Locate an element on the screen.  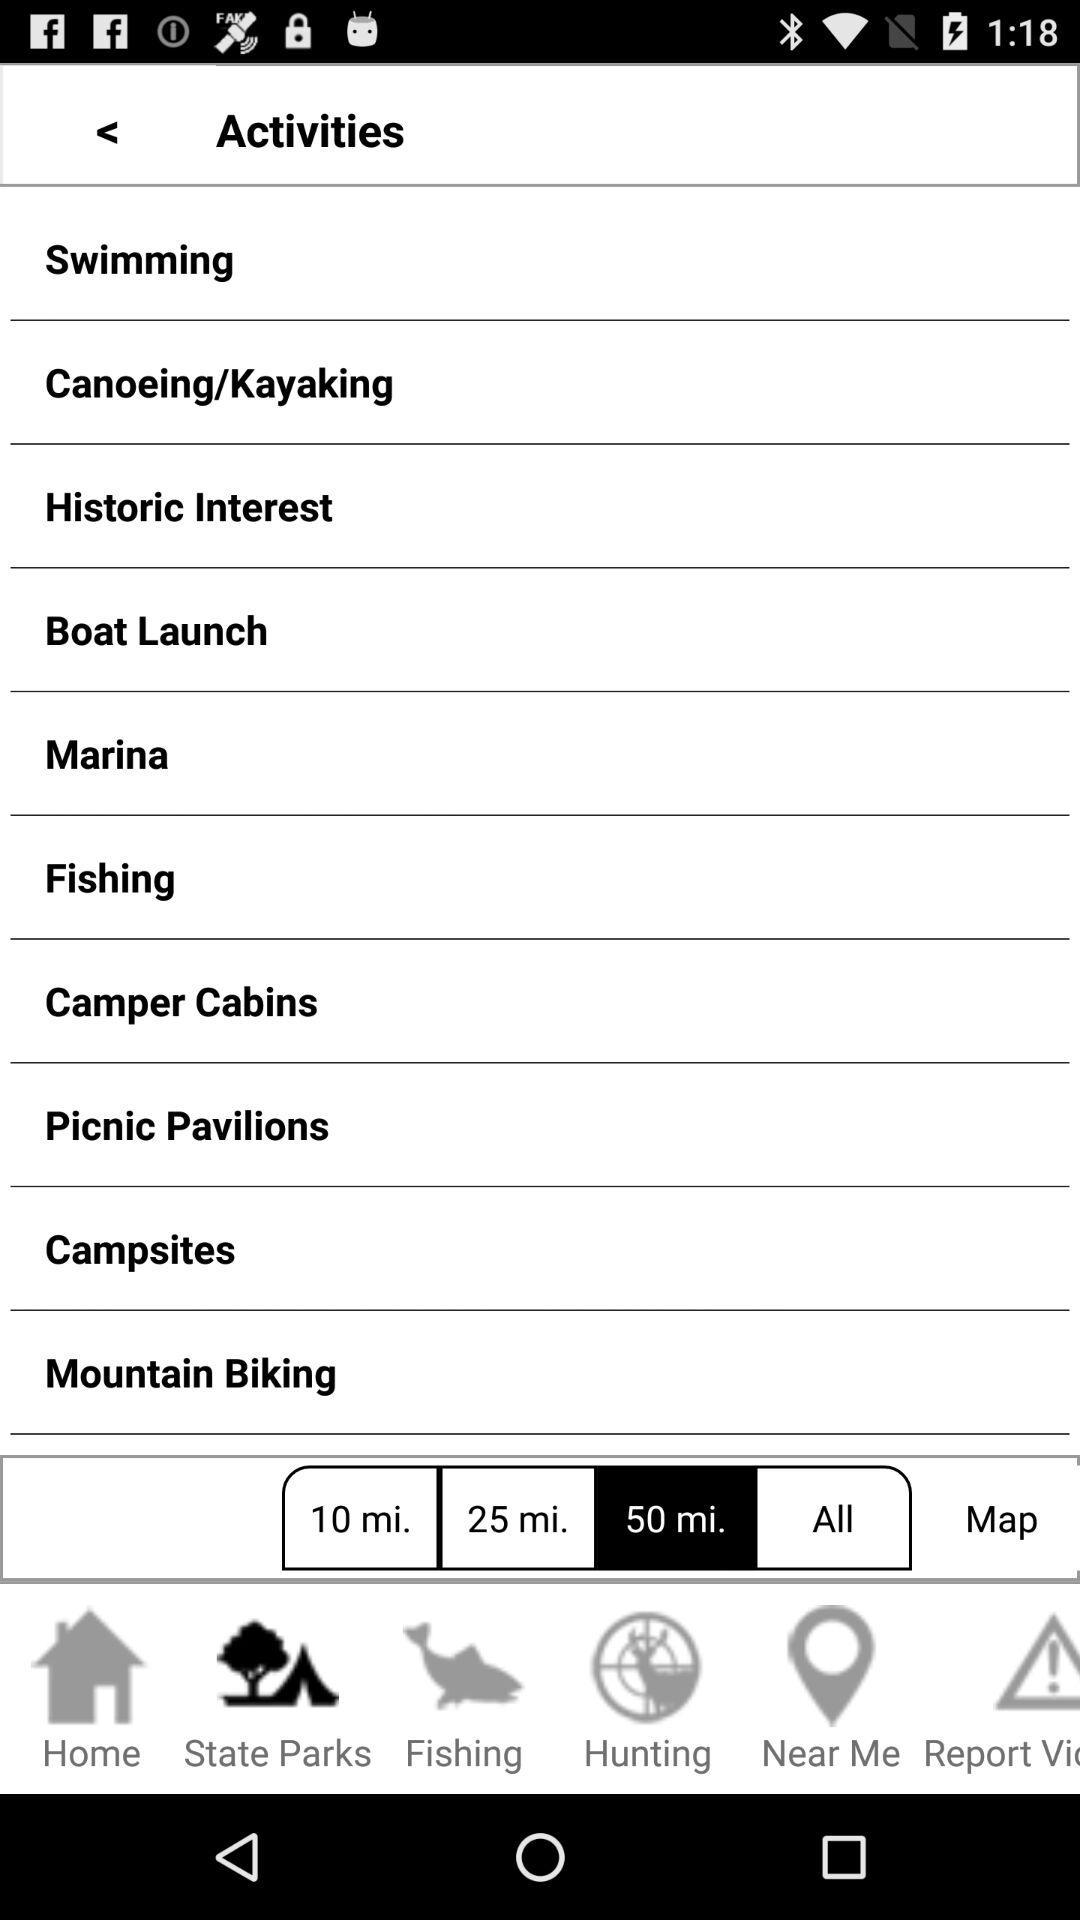
home is located at coordinates (91, 1689).